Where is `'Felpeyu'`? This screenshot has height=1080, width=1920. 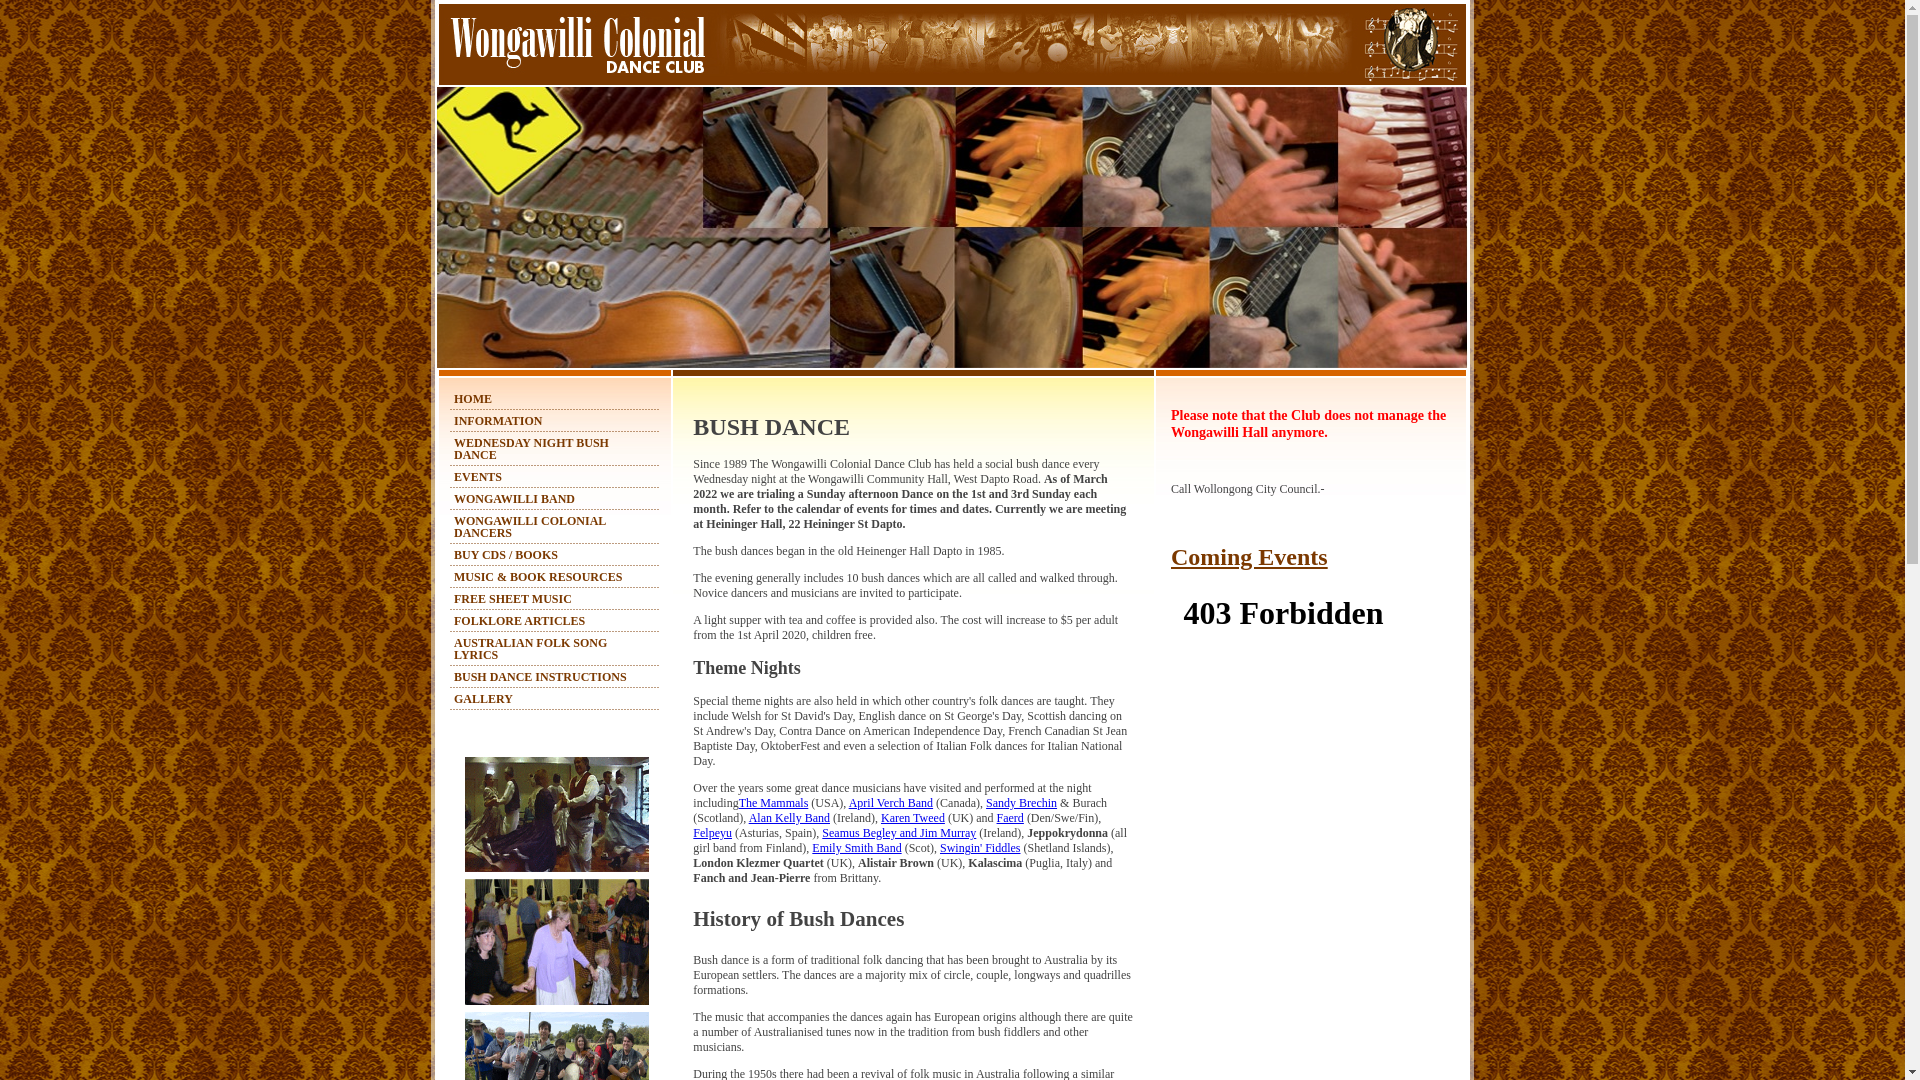
'Felpeyu' is located at coordinates (692, 833).